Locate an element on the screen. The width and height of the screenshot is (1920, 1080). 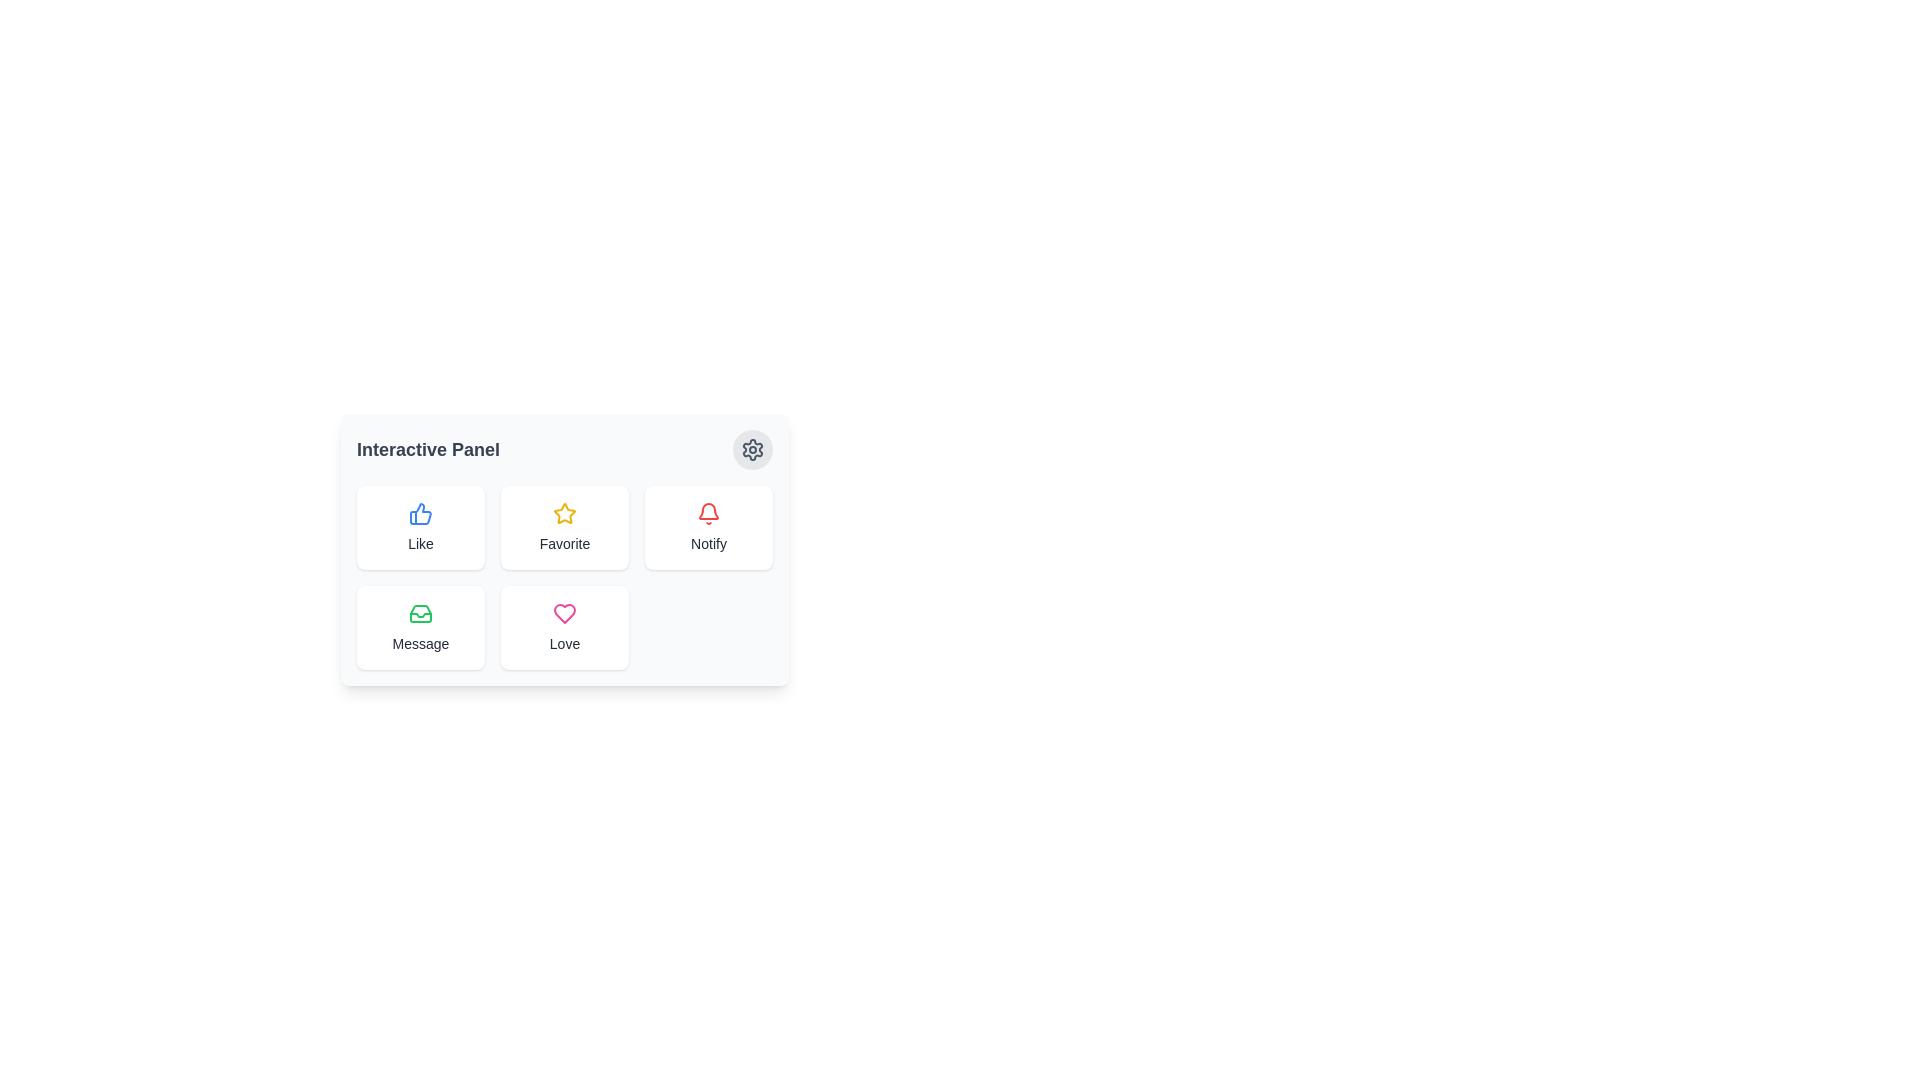
the 'Favorite' button, which is the second card in the first row of a three-column grid layout is located at coordinates (564, 527).